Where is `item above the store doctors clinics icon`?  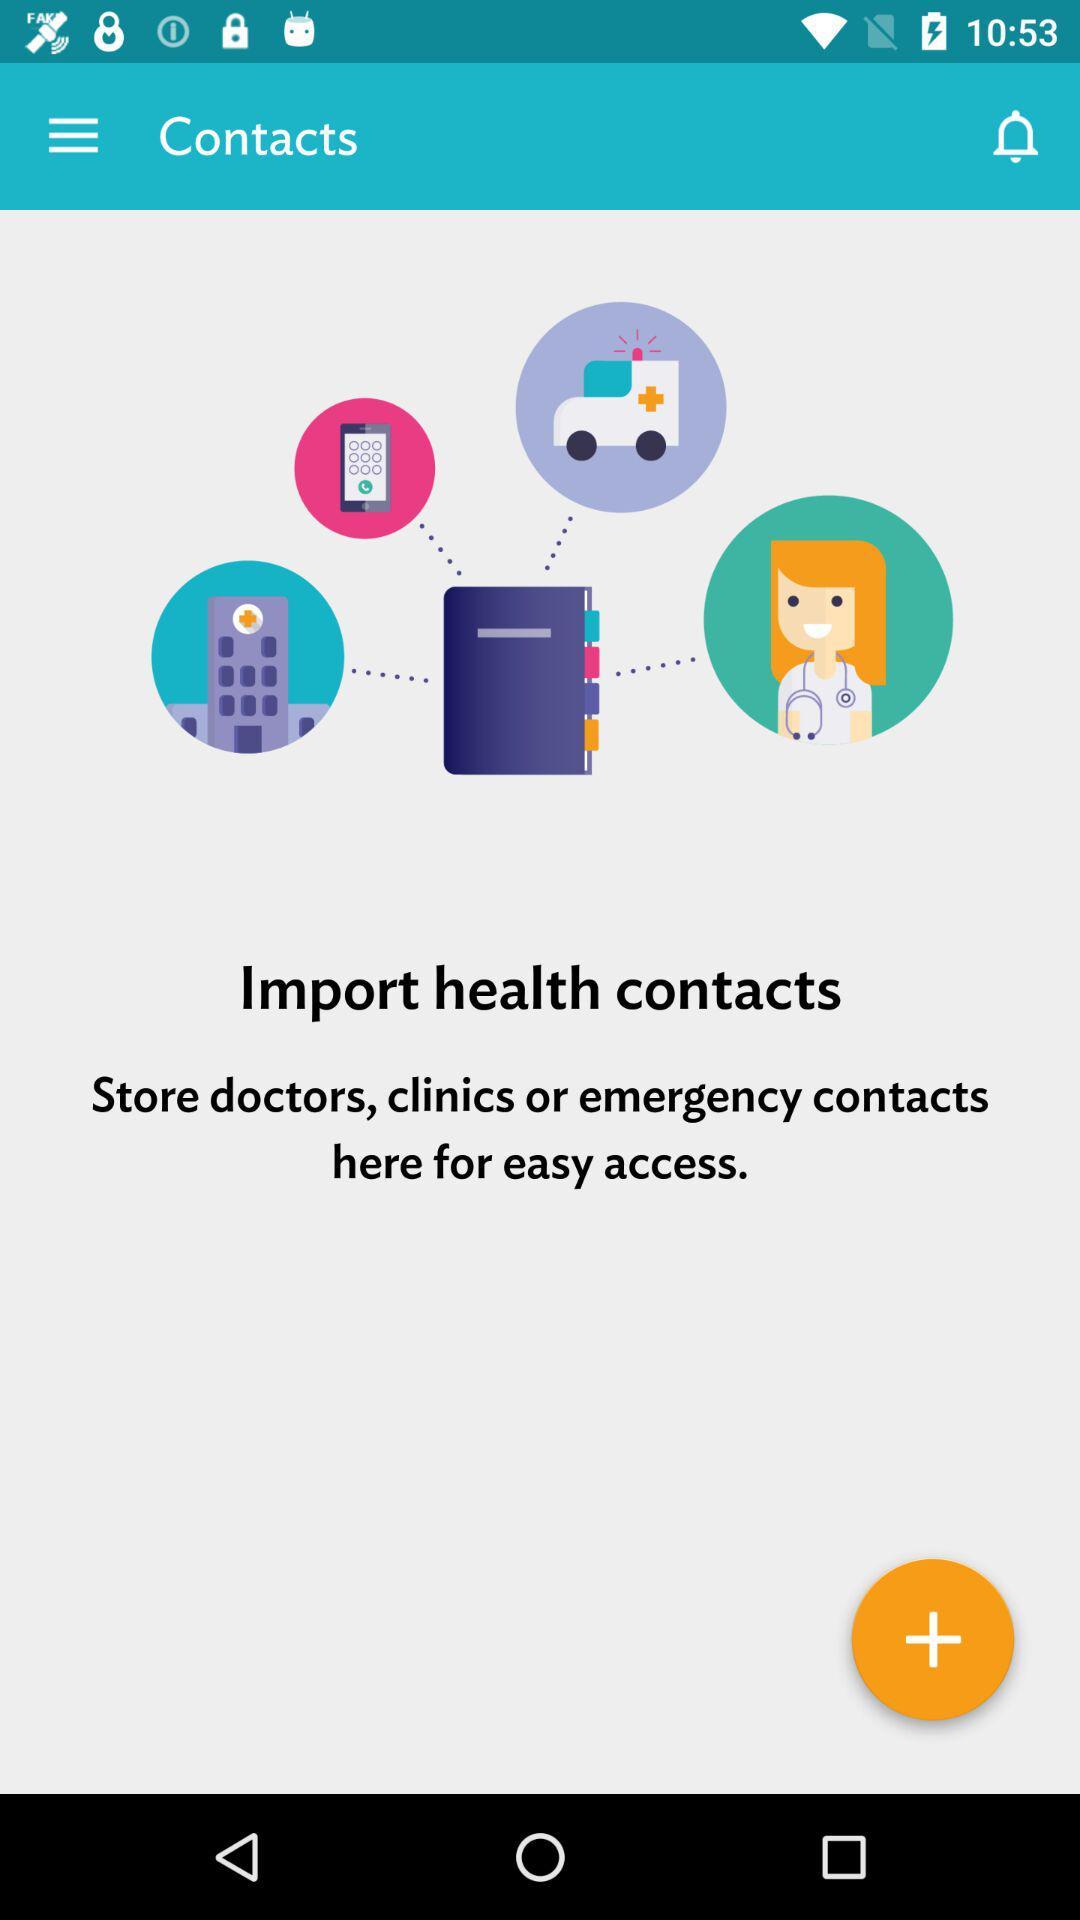 item above the store doctors clinics icon is located at coordinates (540, 987).